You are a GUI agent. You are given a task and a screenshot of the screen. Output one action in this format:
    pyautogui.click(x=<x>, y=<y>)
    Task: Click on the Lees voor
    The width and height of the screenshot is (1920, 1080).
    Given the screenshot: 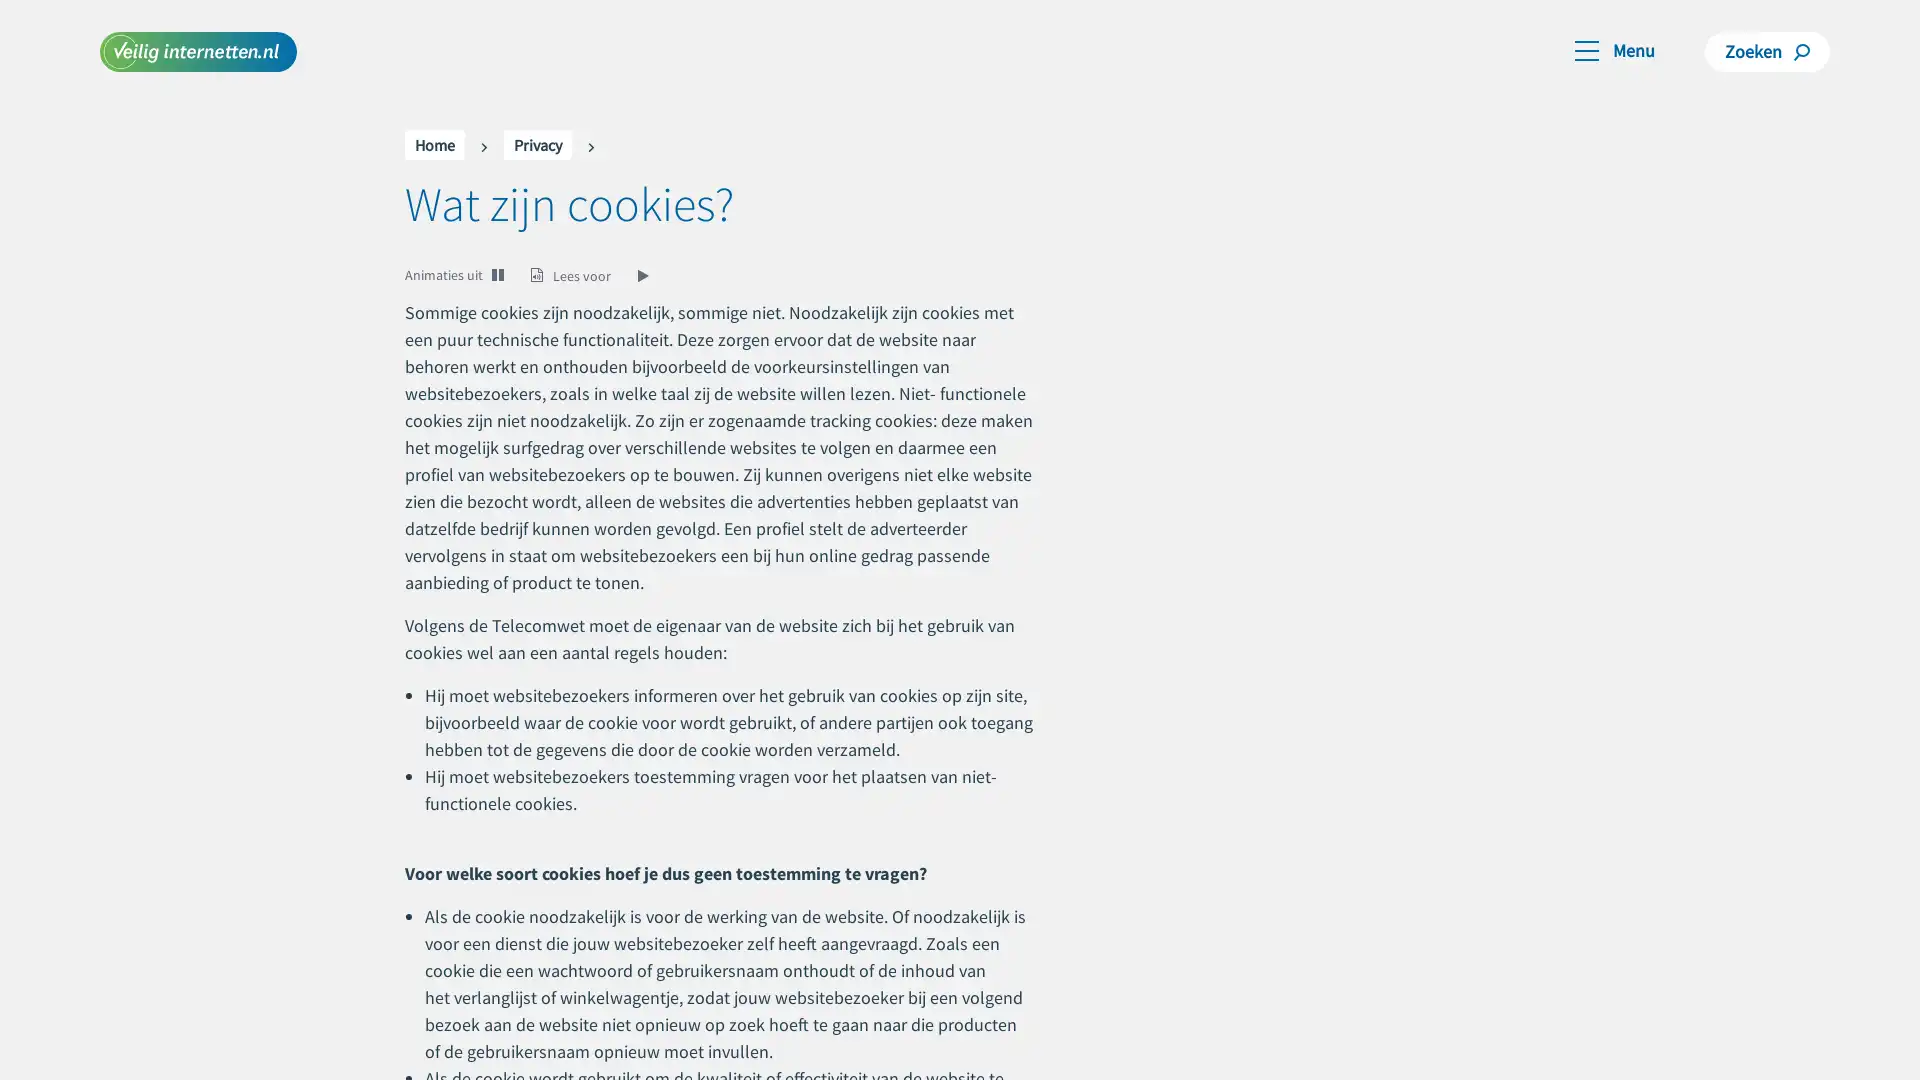 What is the action you would take?
    pyautogui.click(x=592, y=274)
    